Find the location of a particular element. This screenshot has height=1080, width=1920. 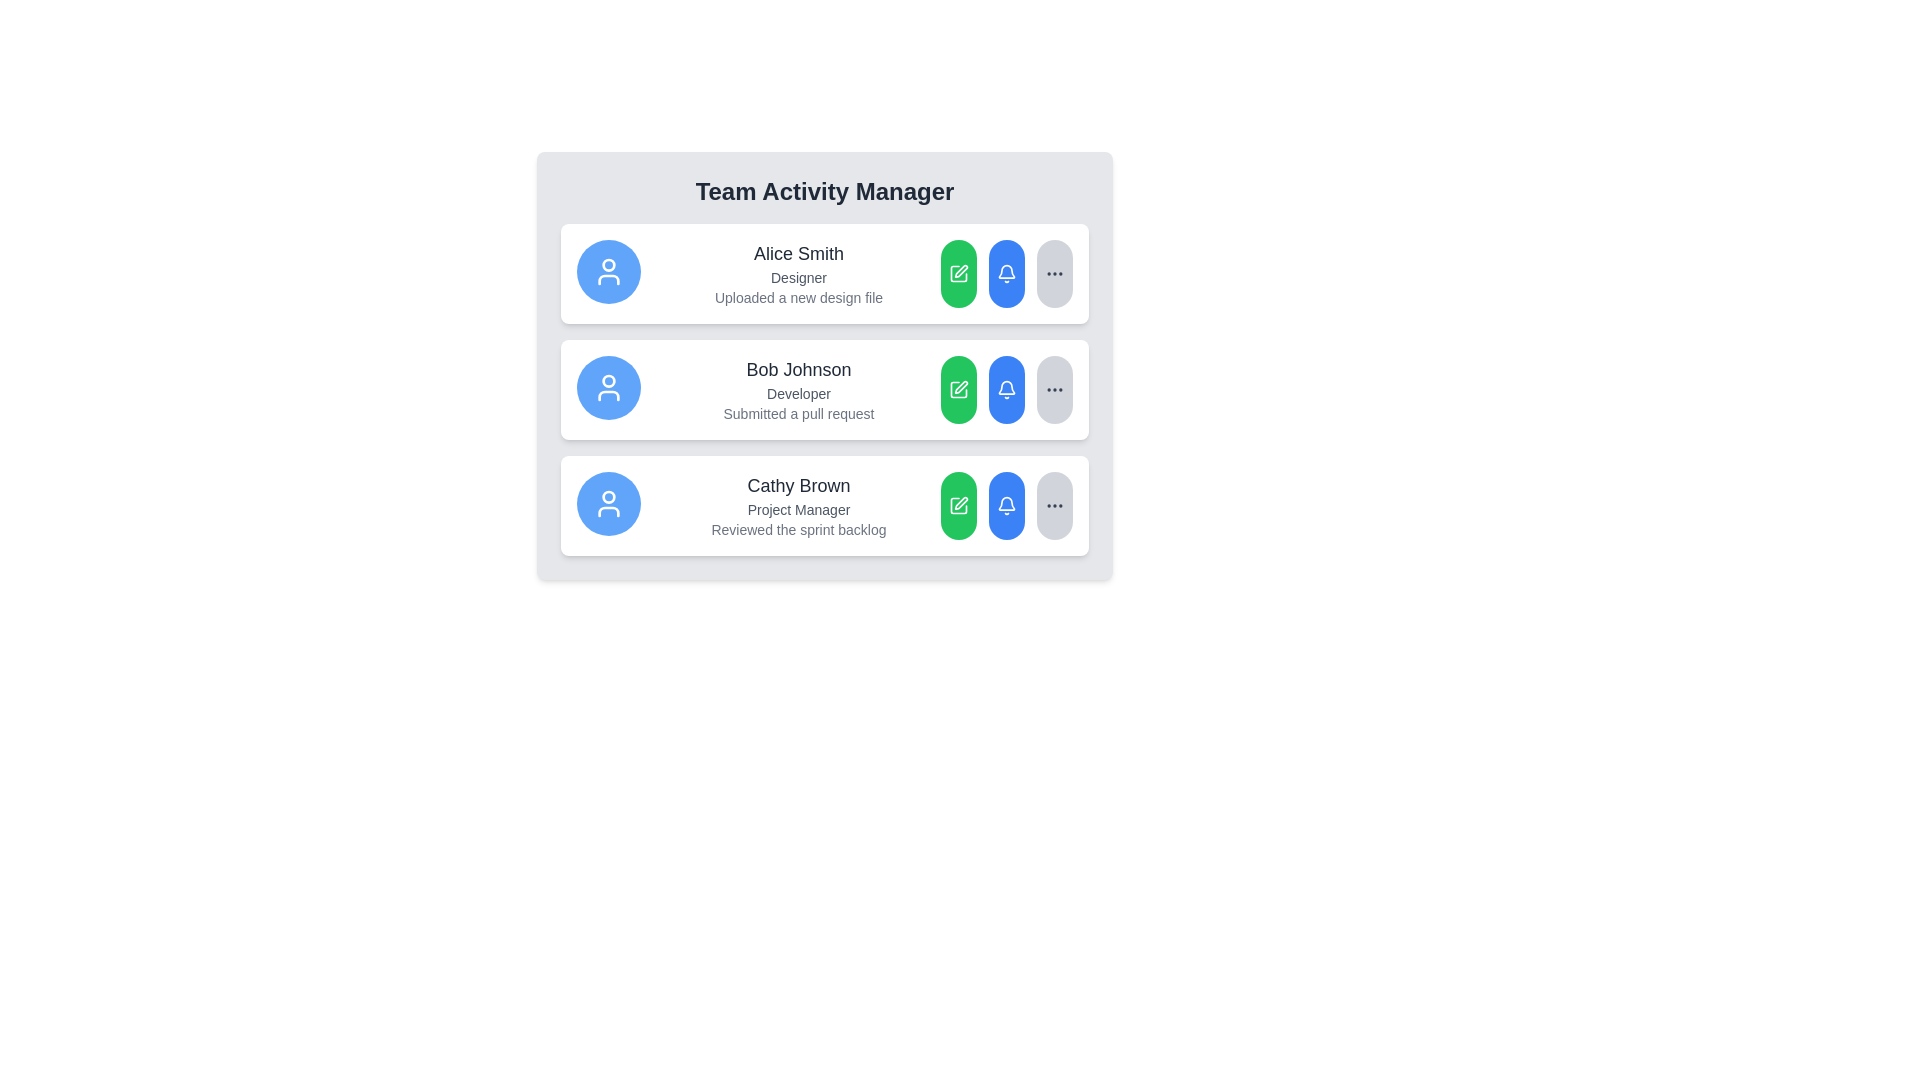

the Text label that describes the action of the individual who submitted a pull request, located in the middle row of the 'Team Activity Manager', directly below the 'Developer' label is located at coordinates (797, 412).